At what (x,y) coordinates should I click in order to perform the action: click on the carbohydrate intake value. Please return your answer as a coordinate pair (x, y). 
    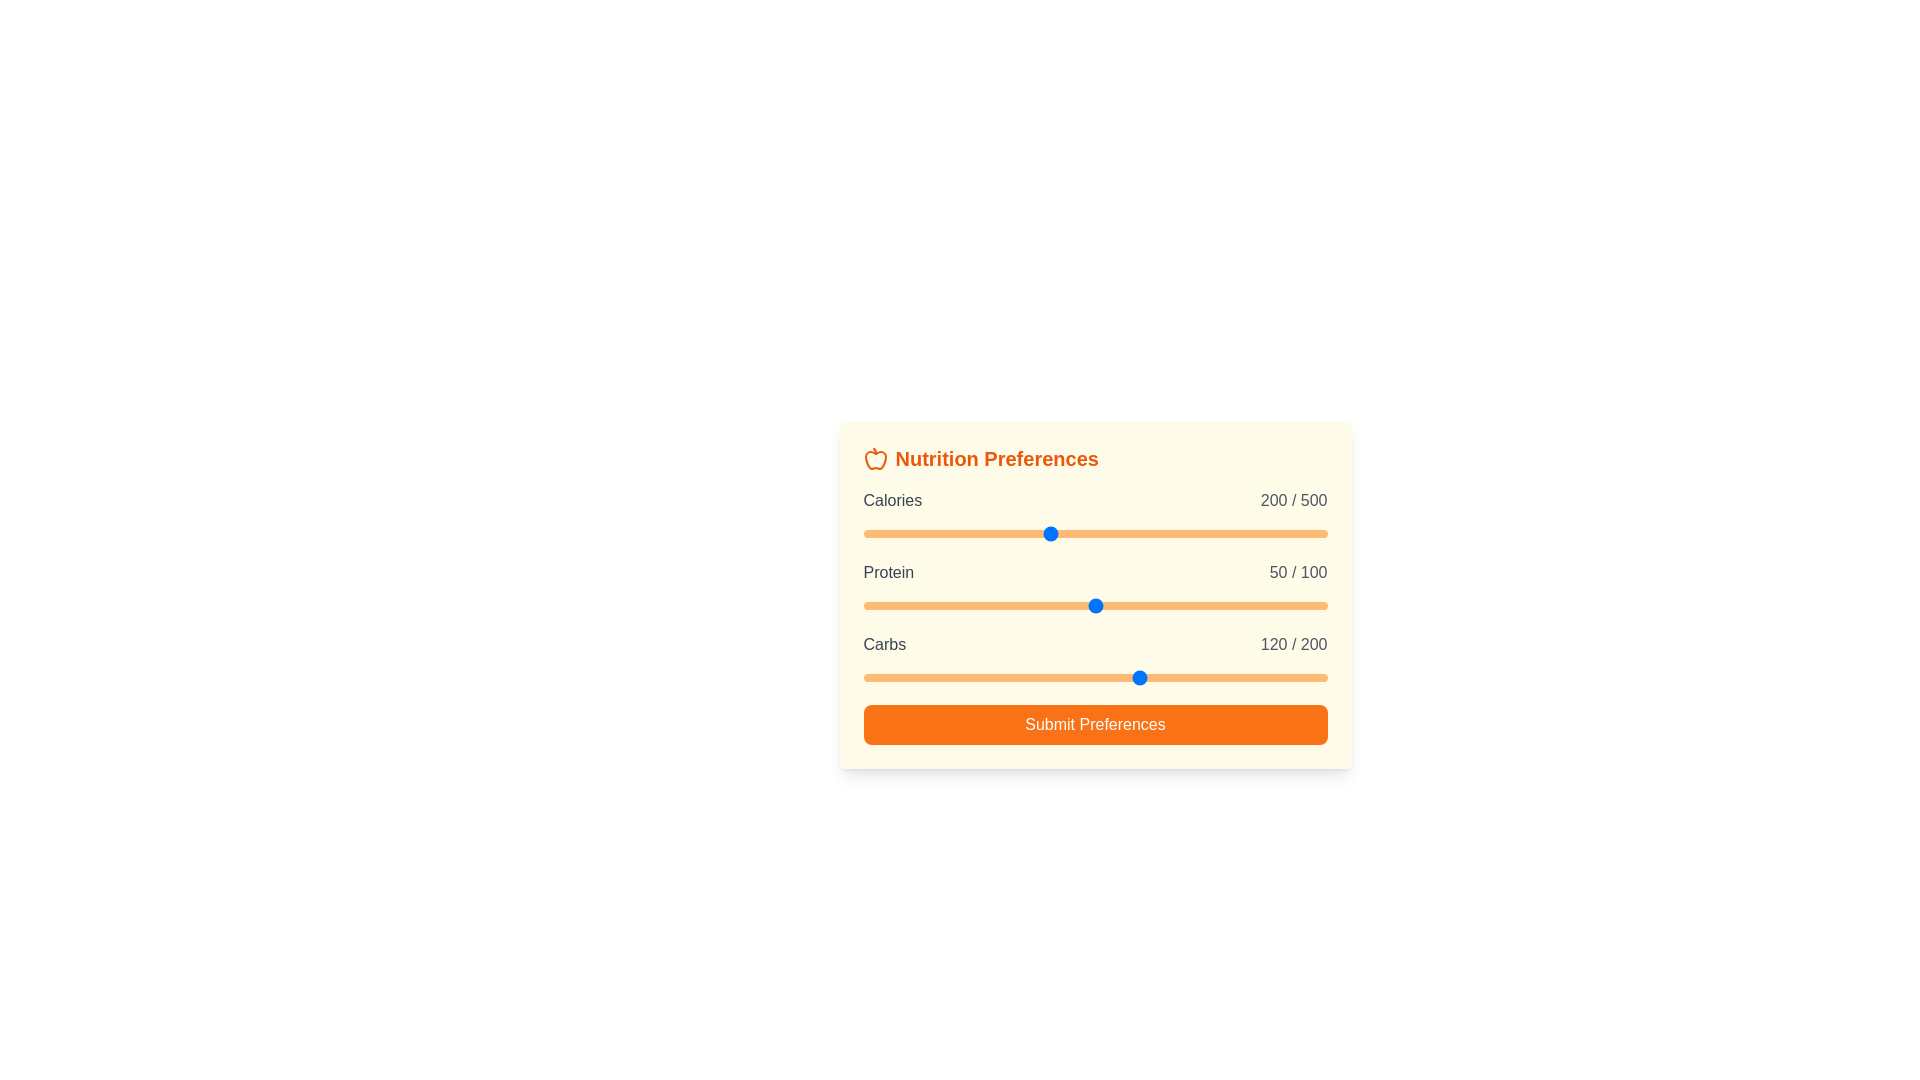
    Looking at the image, I should click on (877, 677).